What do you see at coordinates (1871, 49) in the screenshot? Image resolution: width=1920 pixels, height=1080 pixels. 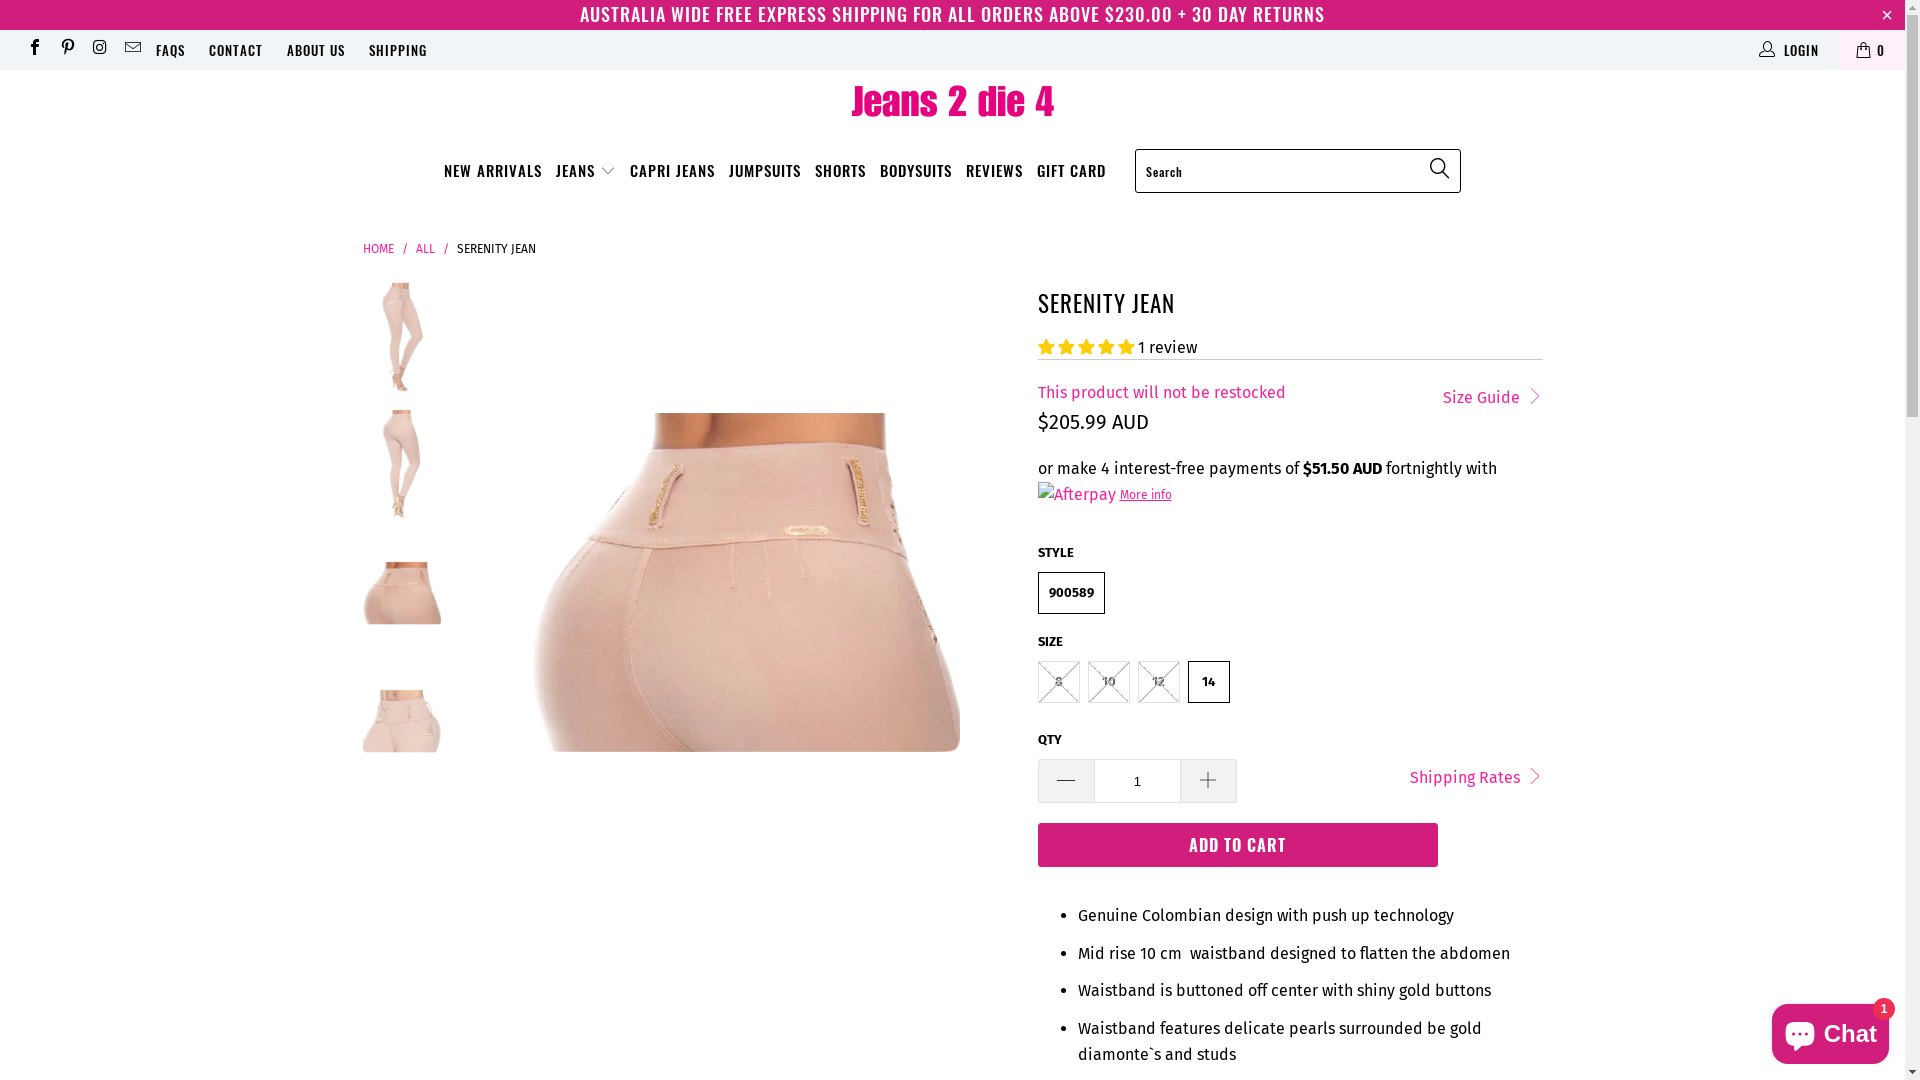 I see `'0'` at bounding box center [1871, 49].